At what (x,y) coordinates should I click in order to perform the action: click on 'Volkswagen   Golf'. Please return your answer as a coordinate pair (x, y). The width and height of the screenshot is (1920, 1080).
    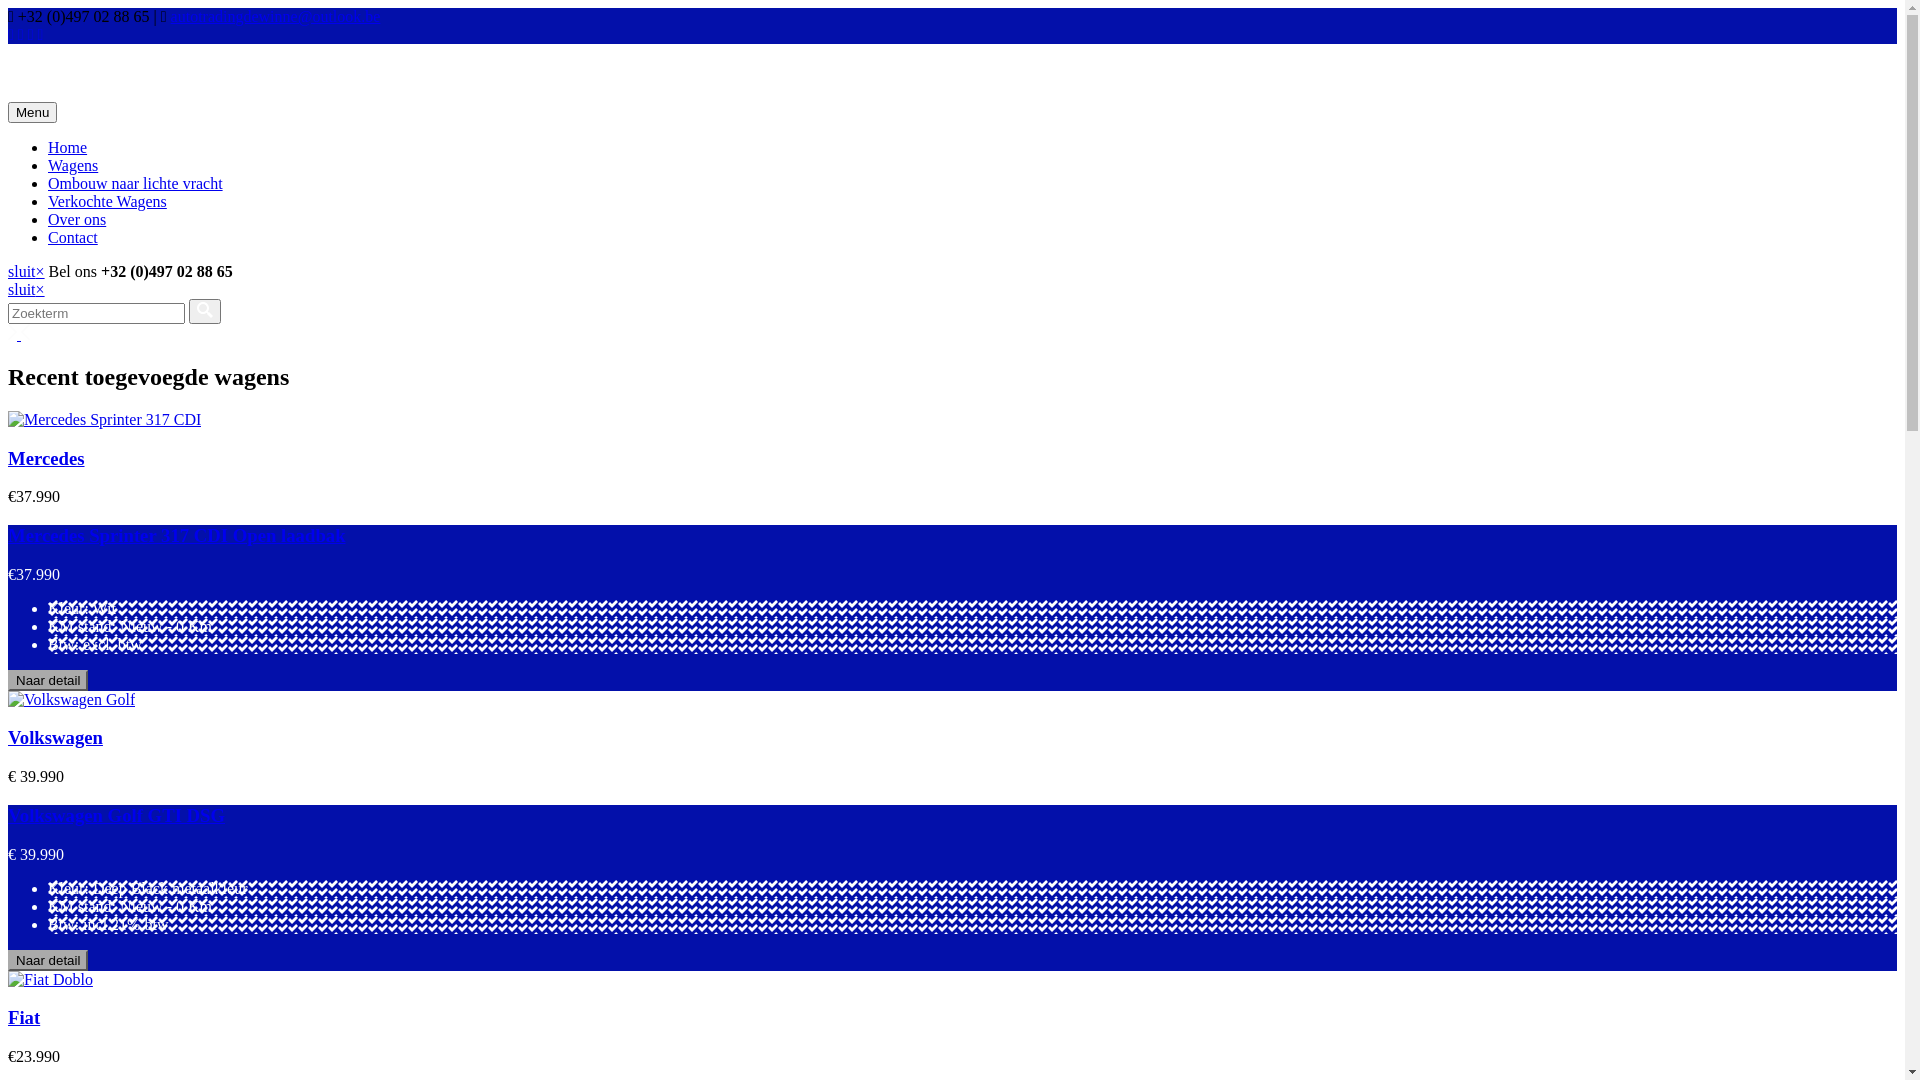
    Looking at the image, I should click on (8, 698).